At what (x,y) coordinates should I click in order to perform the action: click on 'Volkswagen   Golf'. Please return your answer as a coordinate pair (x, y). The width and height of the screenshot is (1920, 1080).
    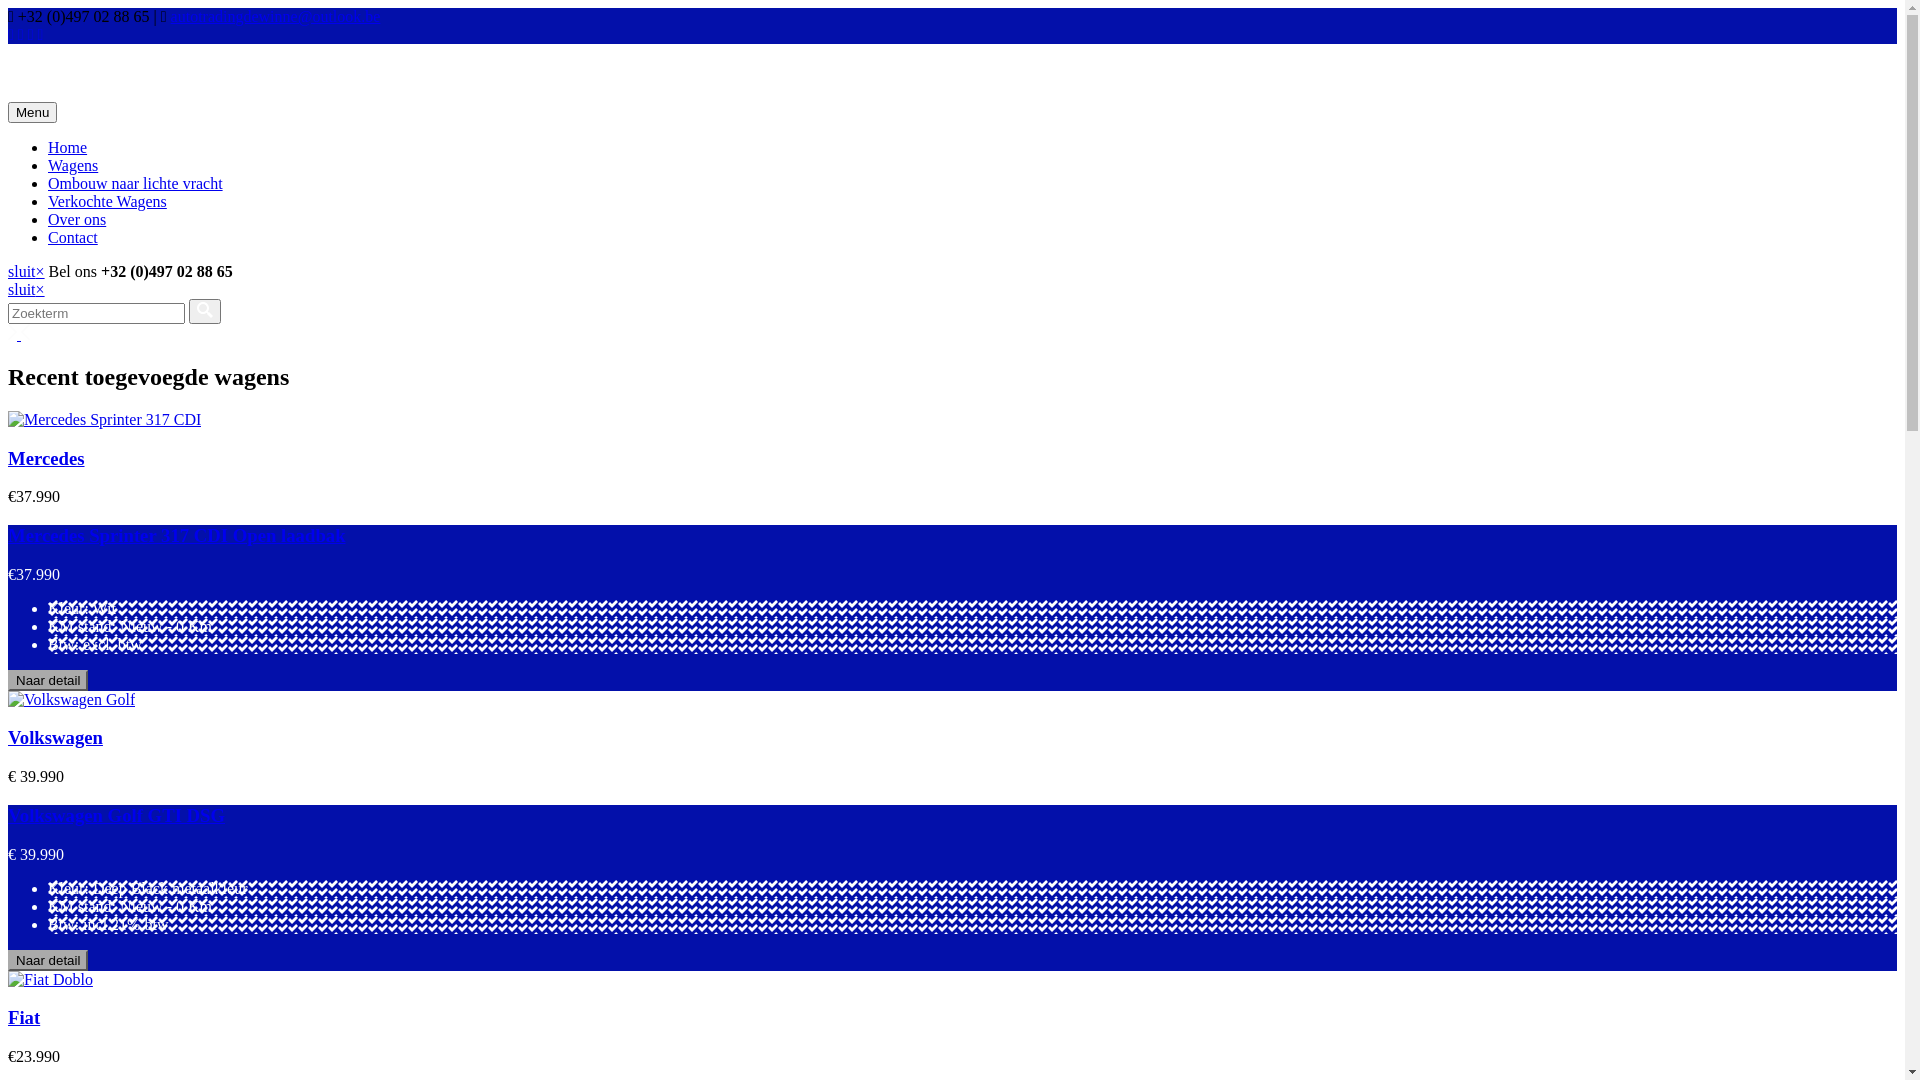
    Looking at the image, I should click on (8, 698).